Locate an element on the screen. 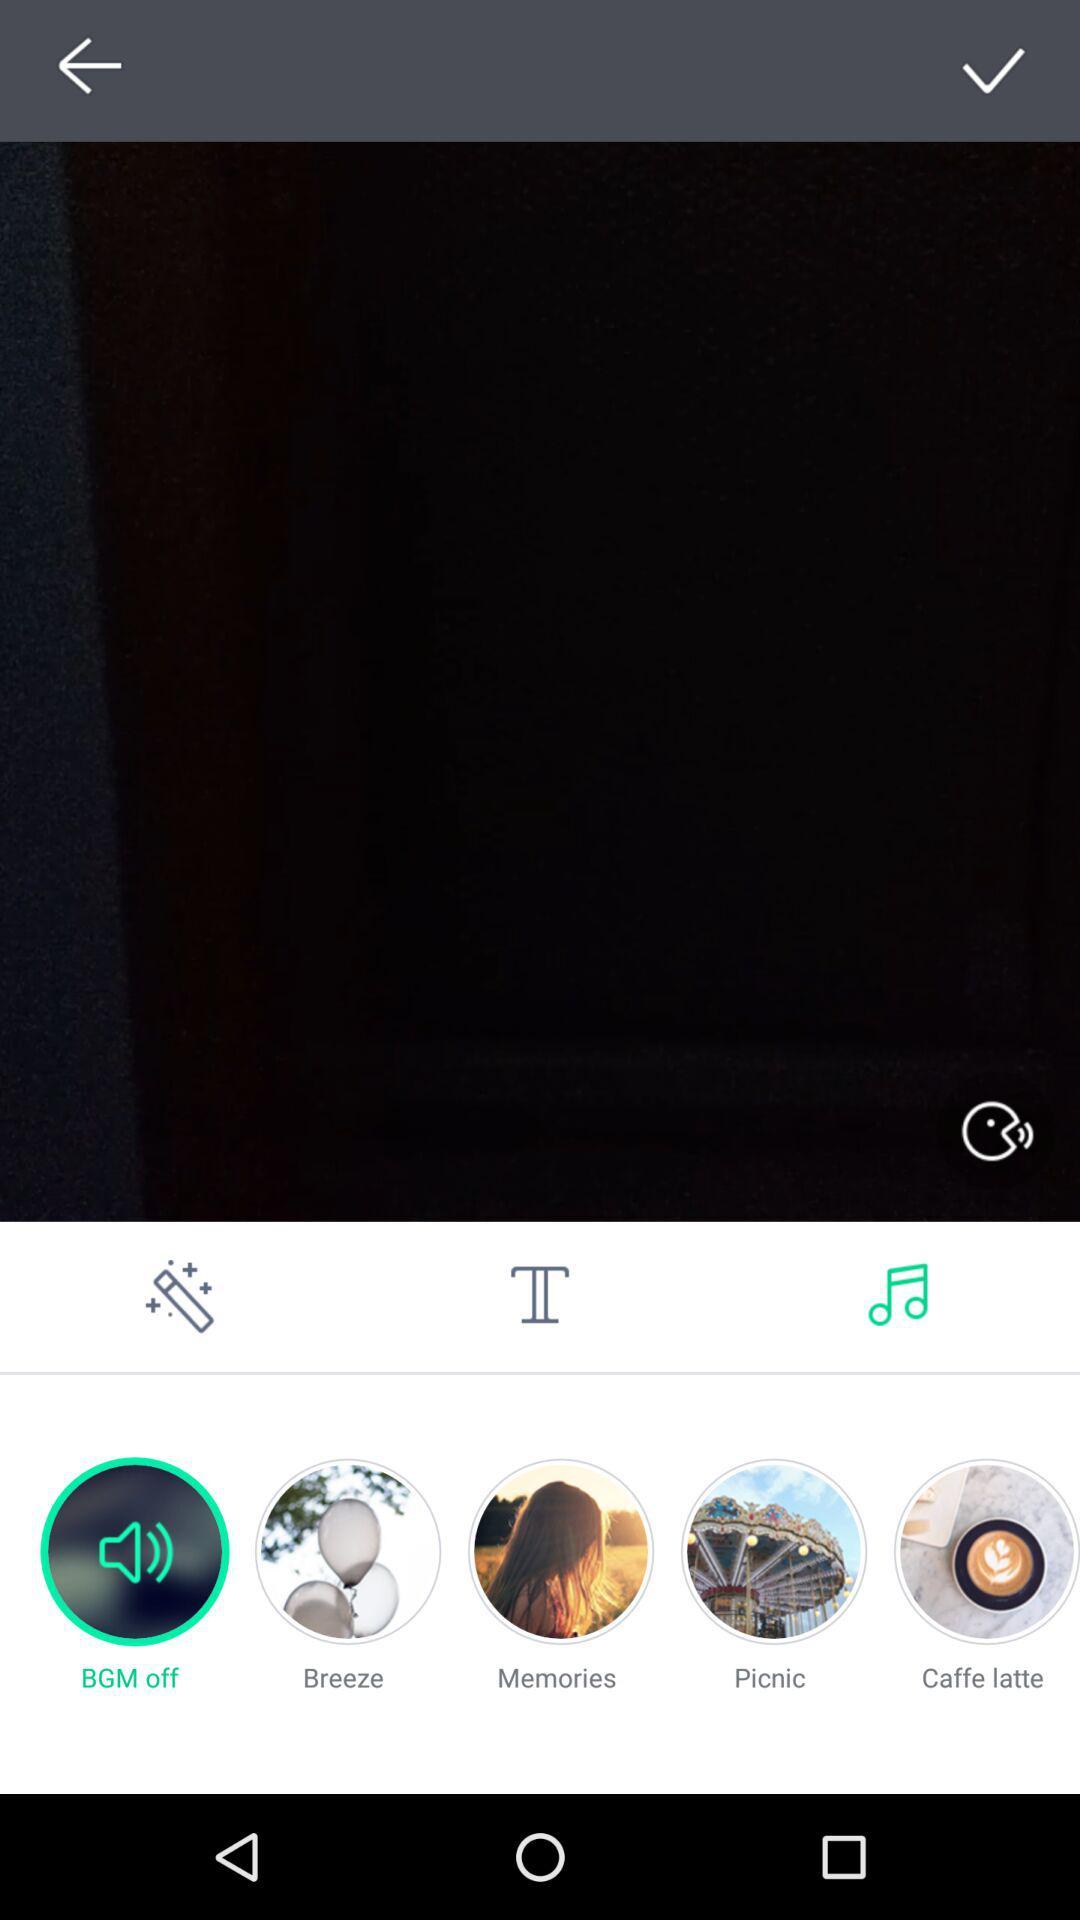  music is located at coordinates (898, 1296).